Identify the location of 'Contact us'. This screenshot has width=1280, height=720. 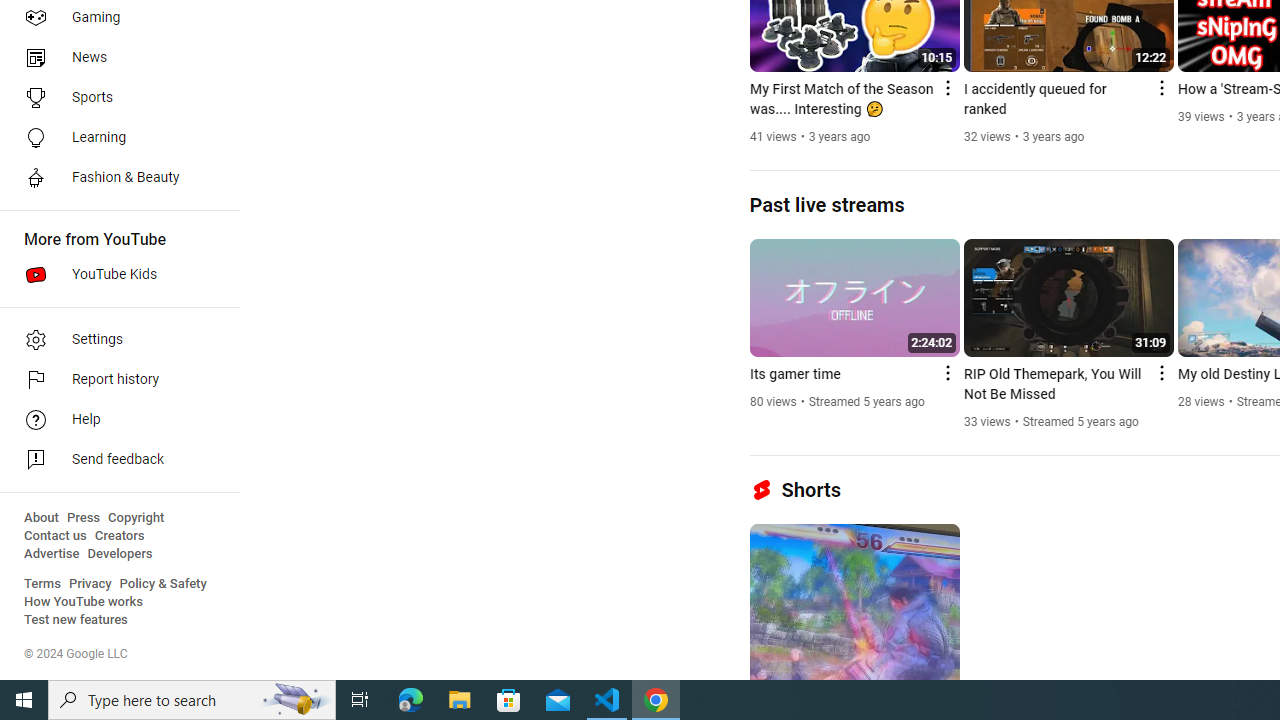
(55, 535).